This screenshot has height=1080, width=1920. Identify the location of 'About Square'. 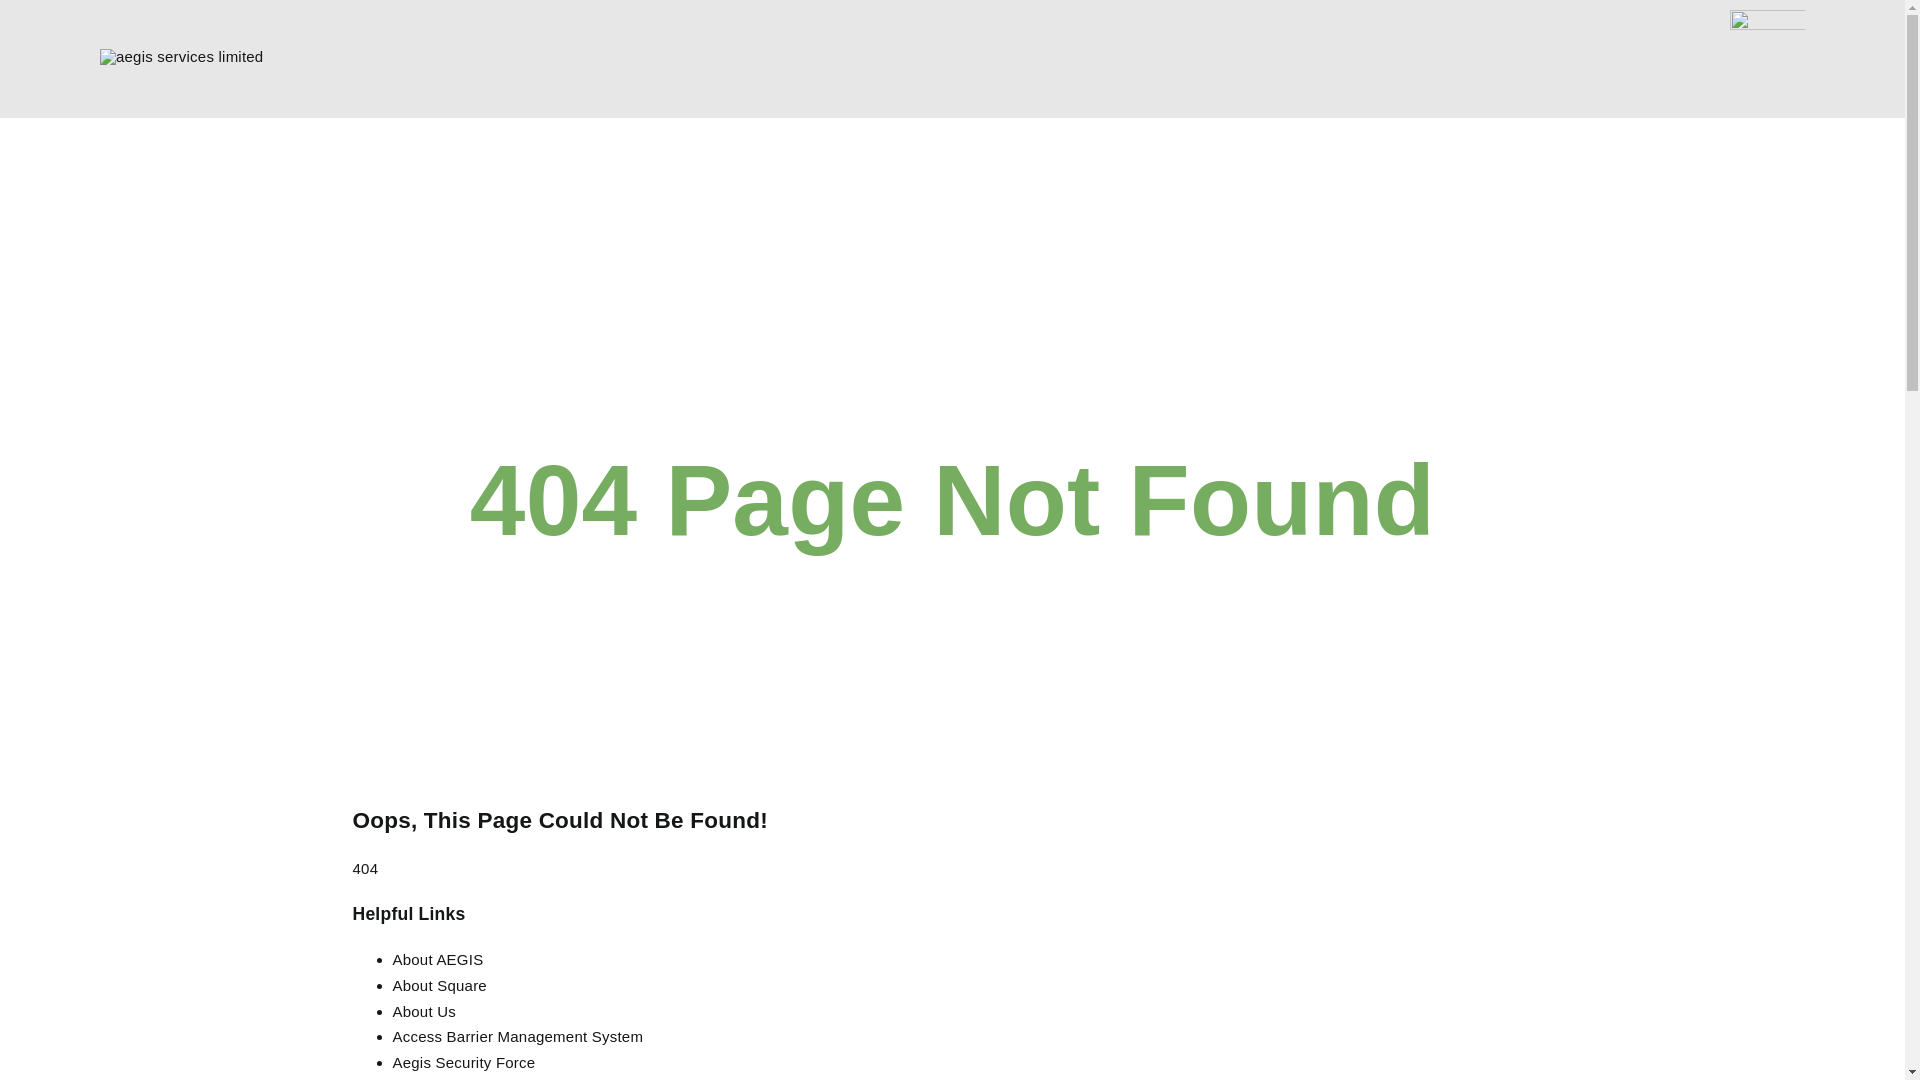
(437, 984).